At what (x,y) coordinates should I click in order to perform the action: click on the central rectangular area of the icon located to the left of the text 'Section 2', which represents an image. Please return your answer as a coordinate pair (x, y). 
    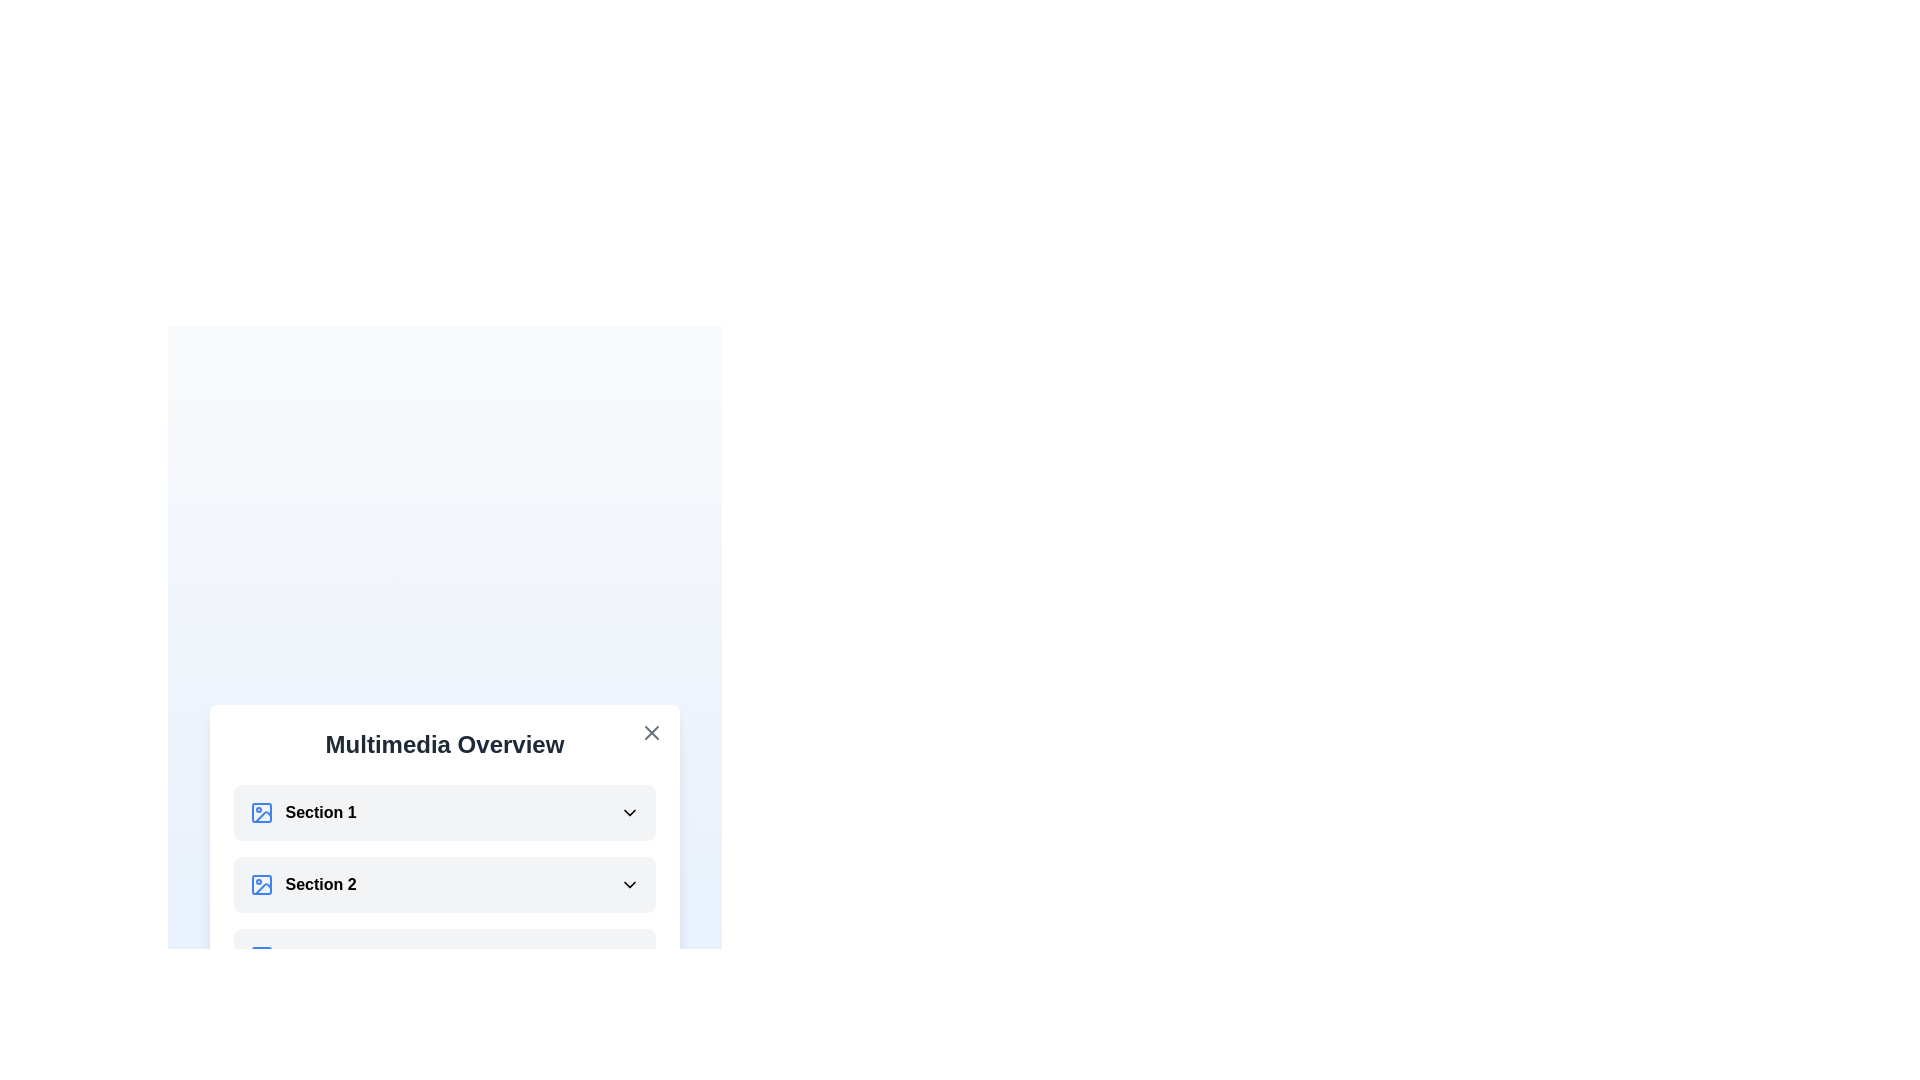
    Looking at the image, I should click on (260, 883).